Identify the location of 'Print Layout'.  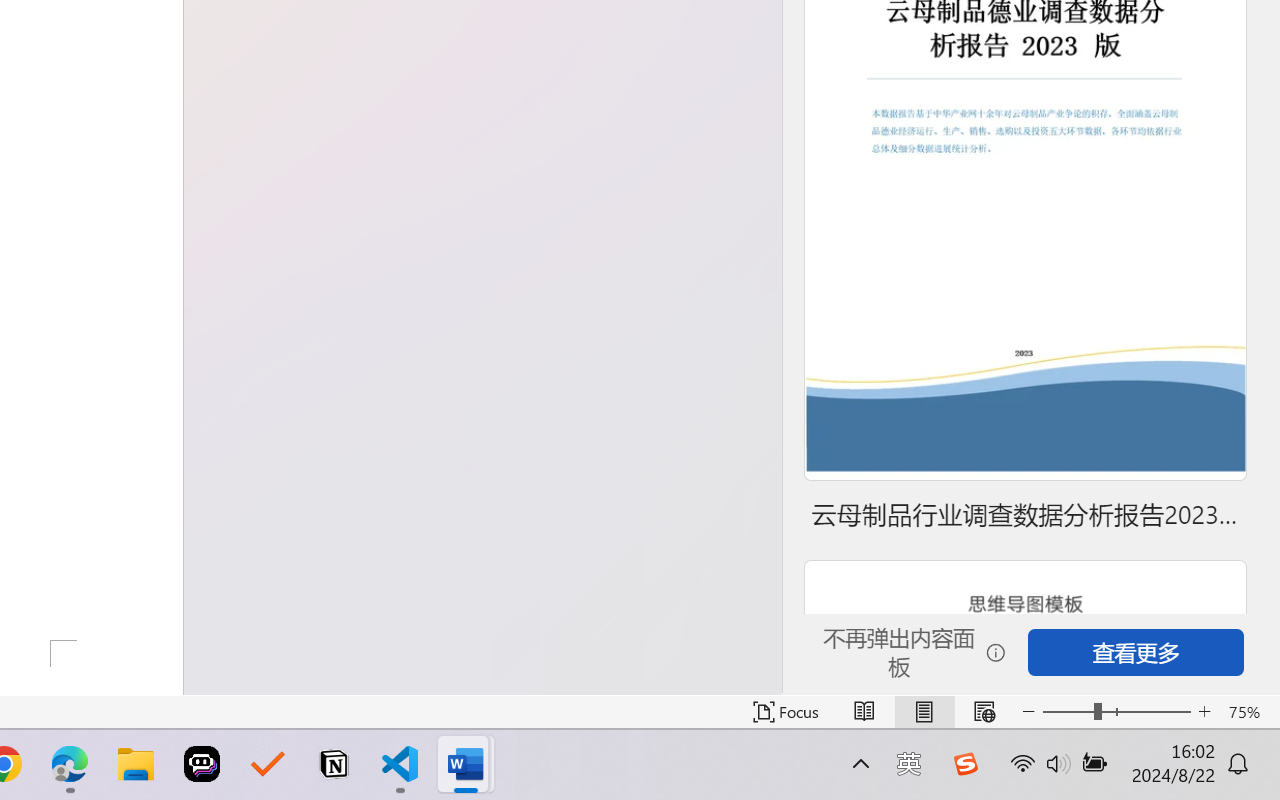
(923, 711).